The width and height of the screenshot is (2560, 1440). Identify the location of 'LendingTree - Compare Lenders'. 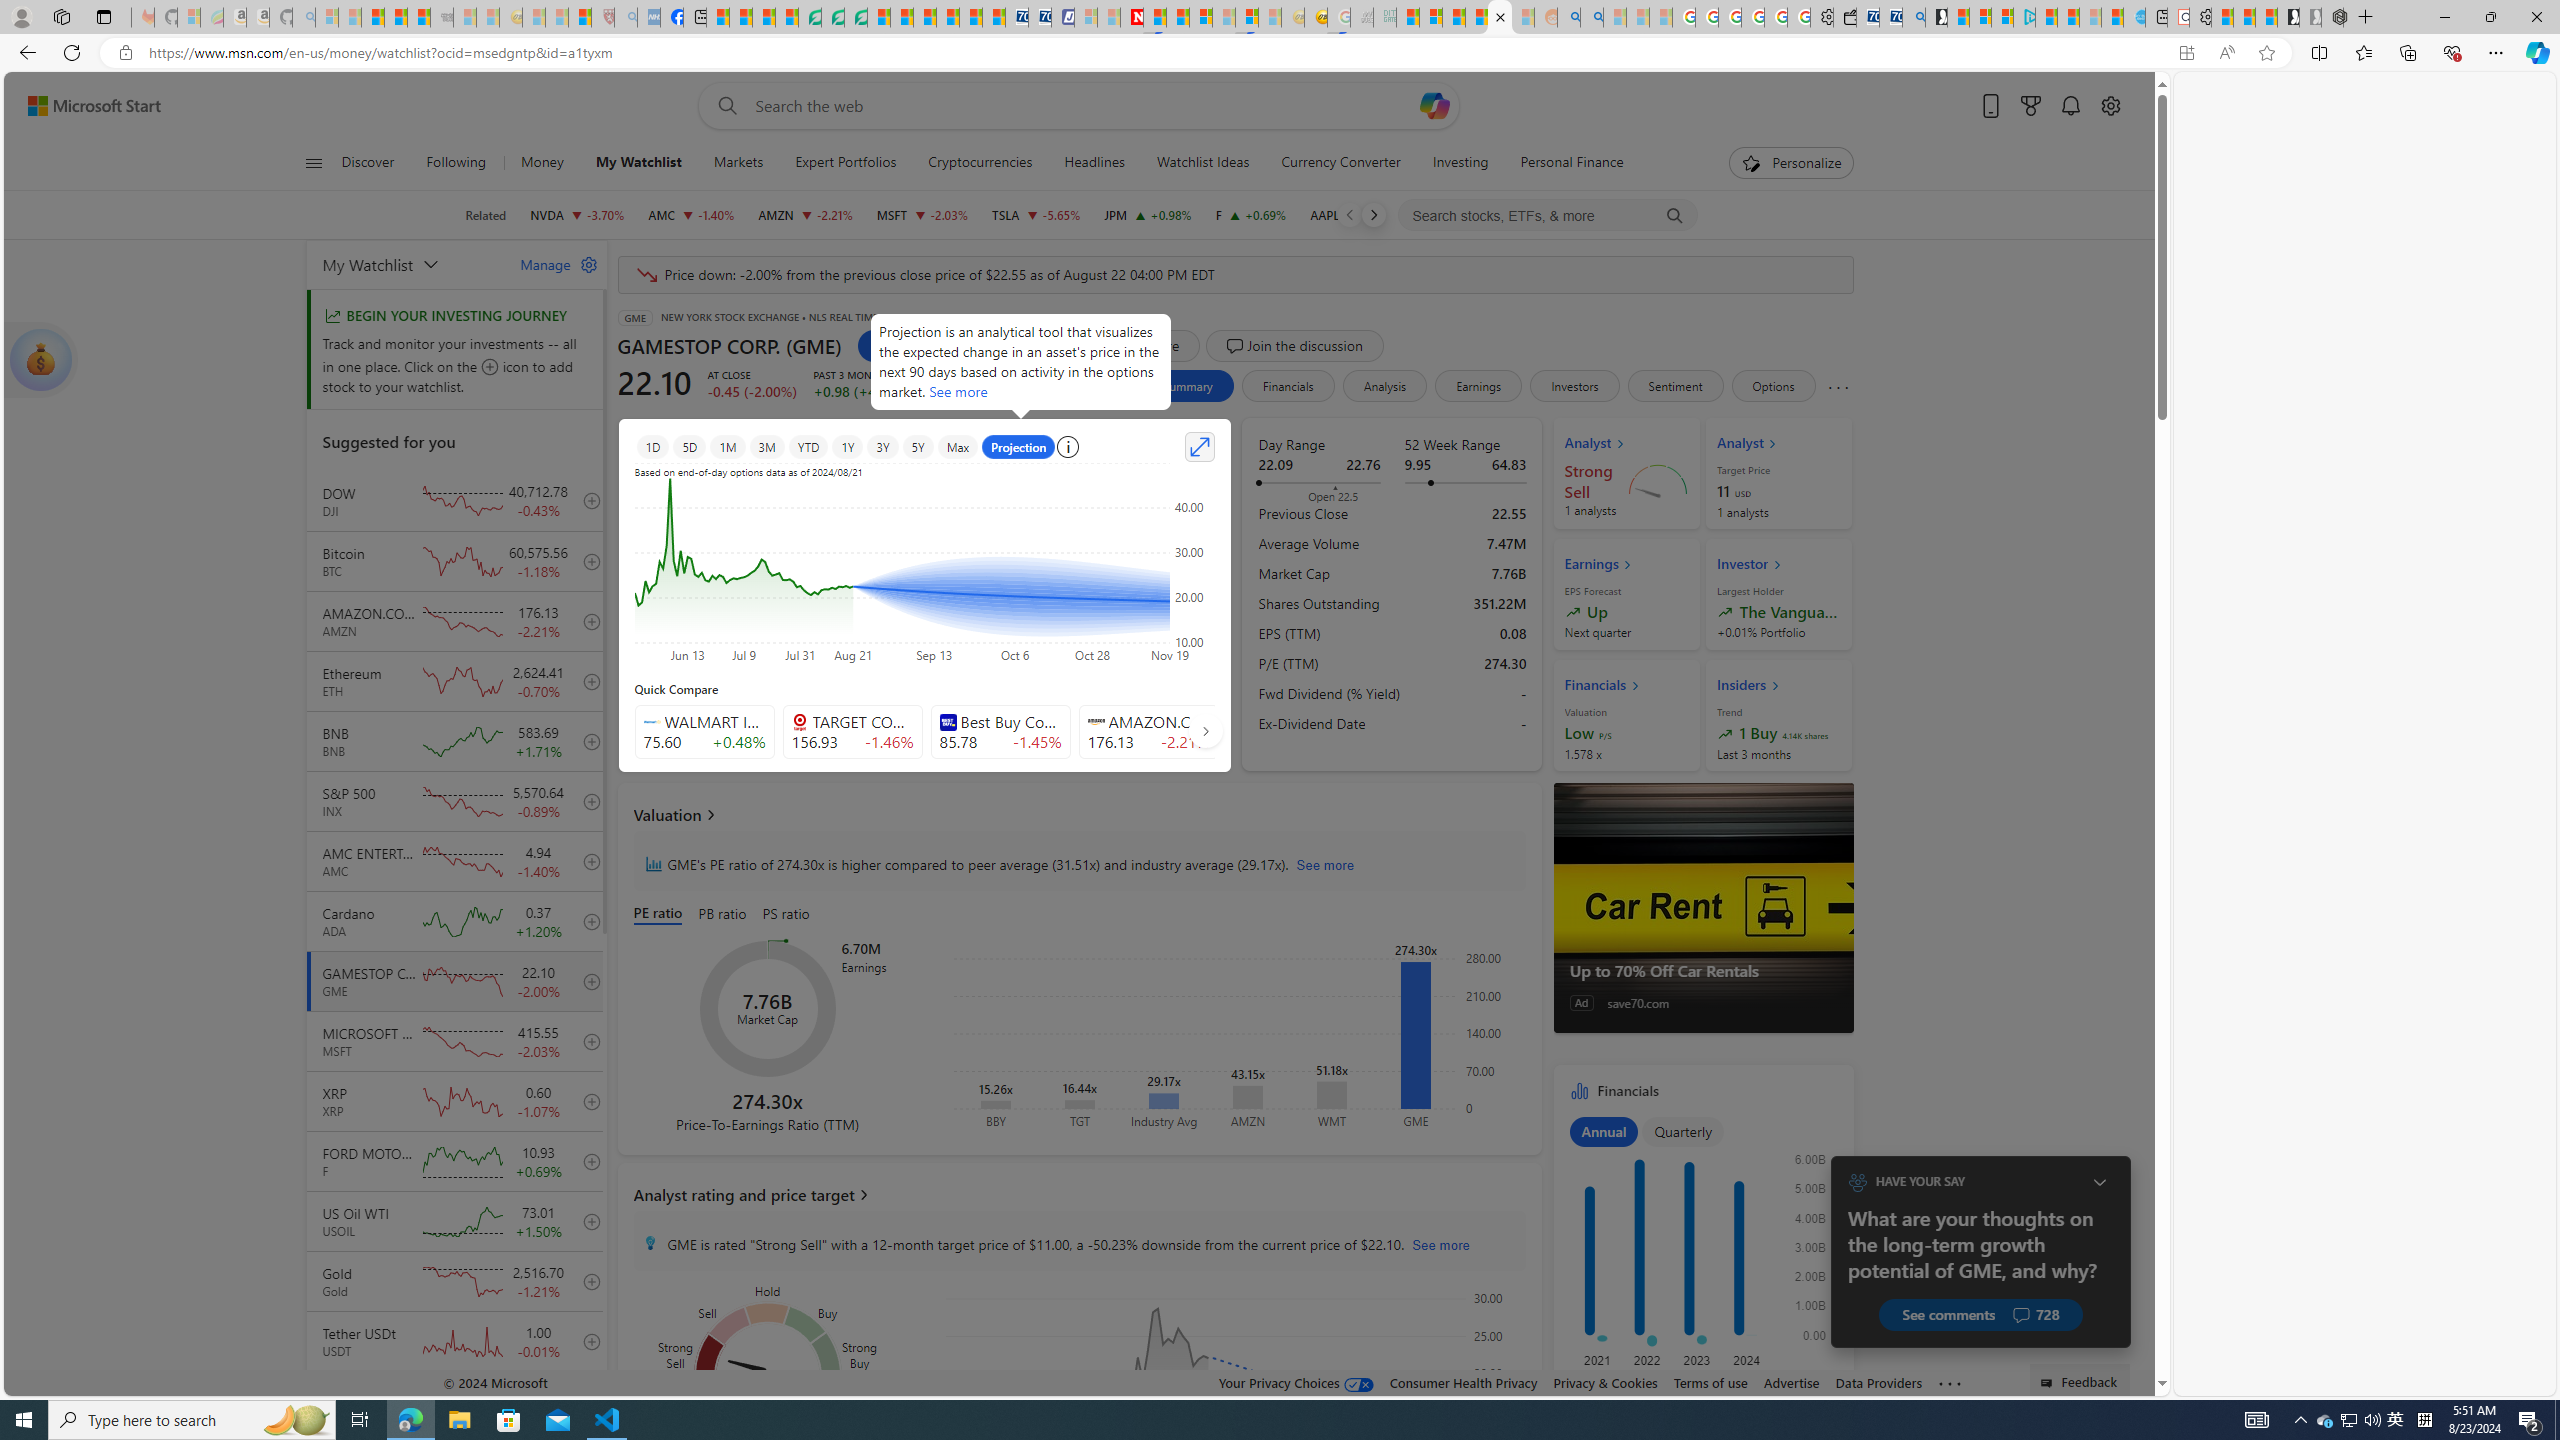
(810, 16).